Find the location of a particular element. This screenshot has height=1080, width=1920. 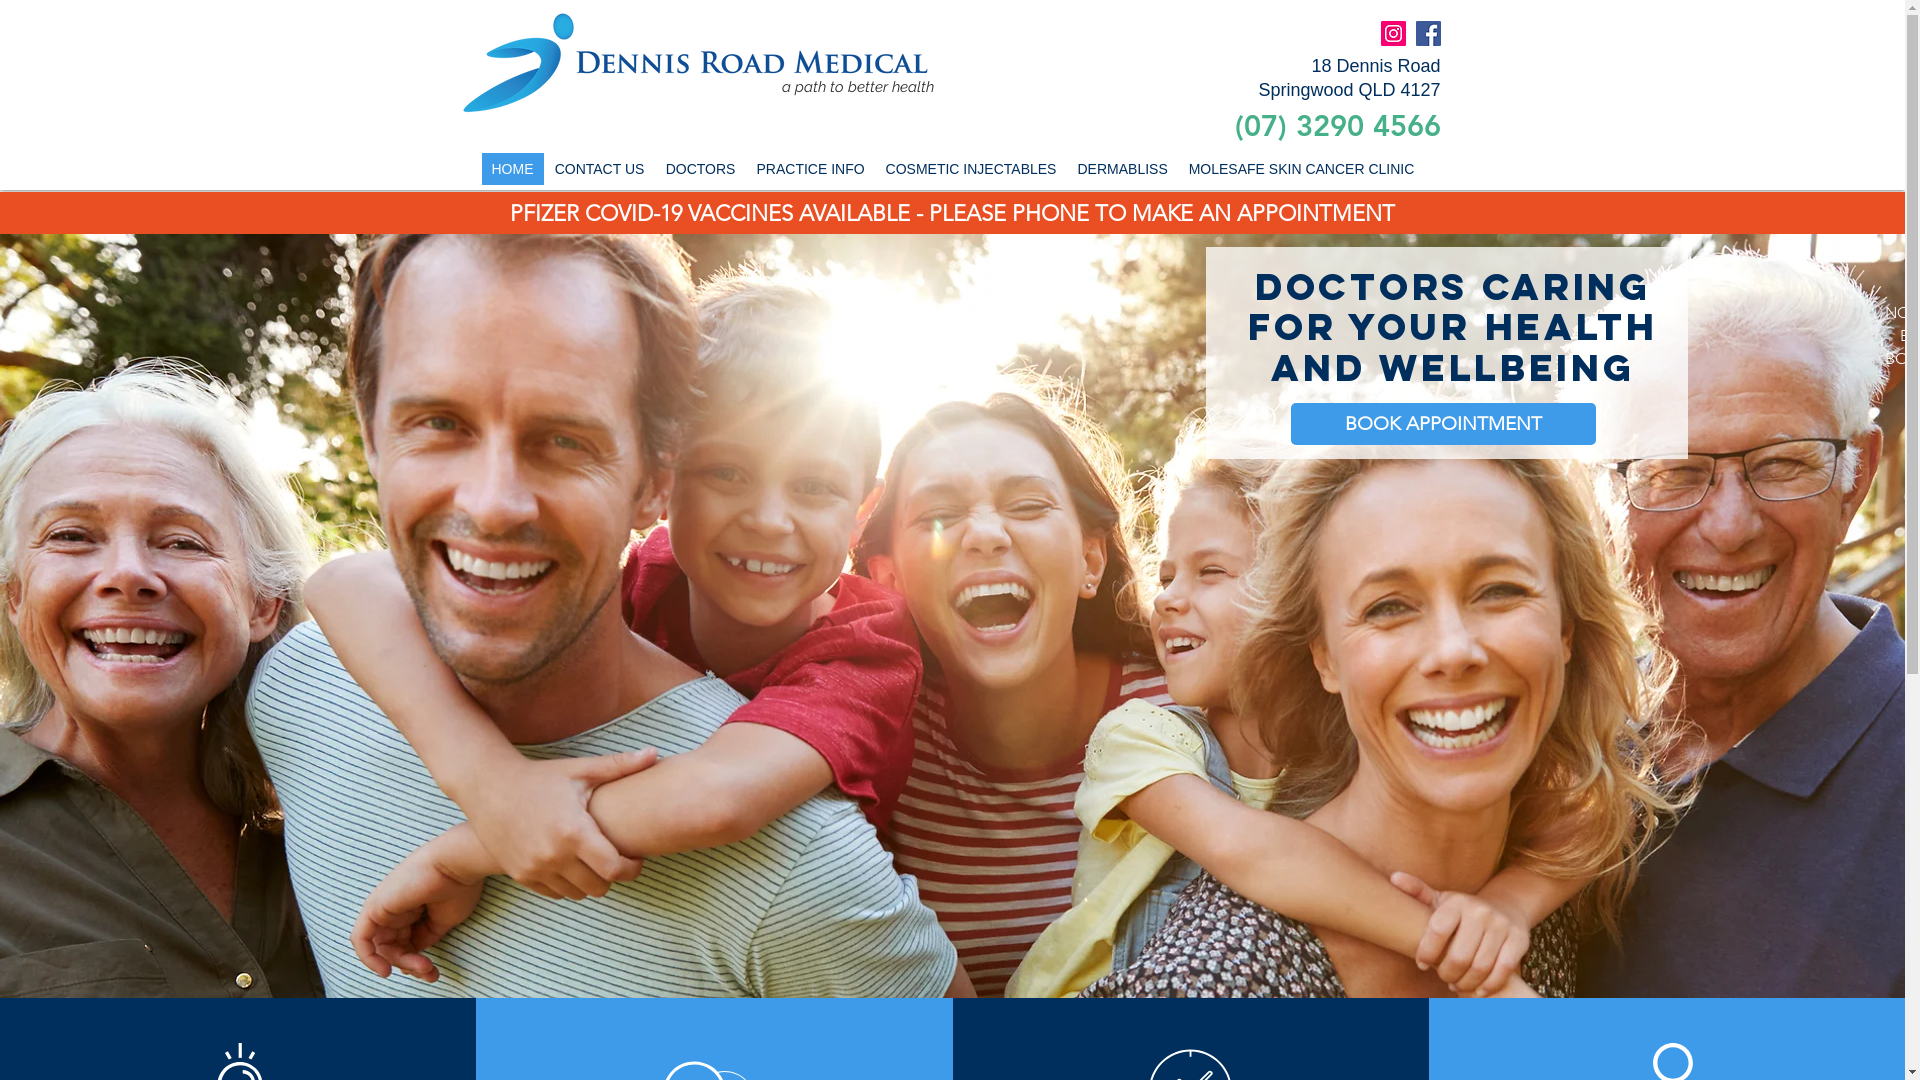

'MOLESAFE SKIN CANCER CLINIC' is located at coordinates (1301, 168).